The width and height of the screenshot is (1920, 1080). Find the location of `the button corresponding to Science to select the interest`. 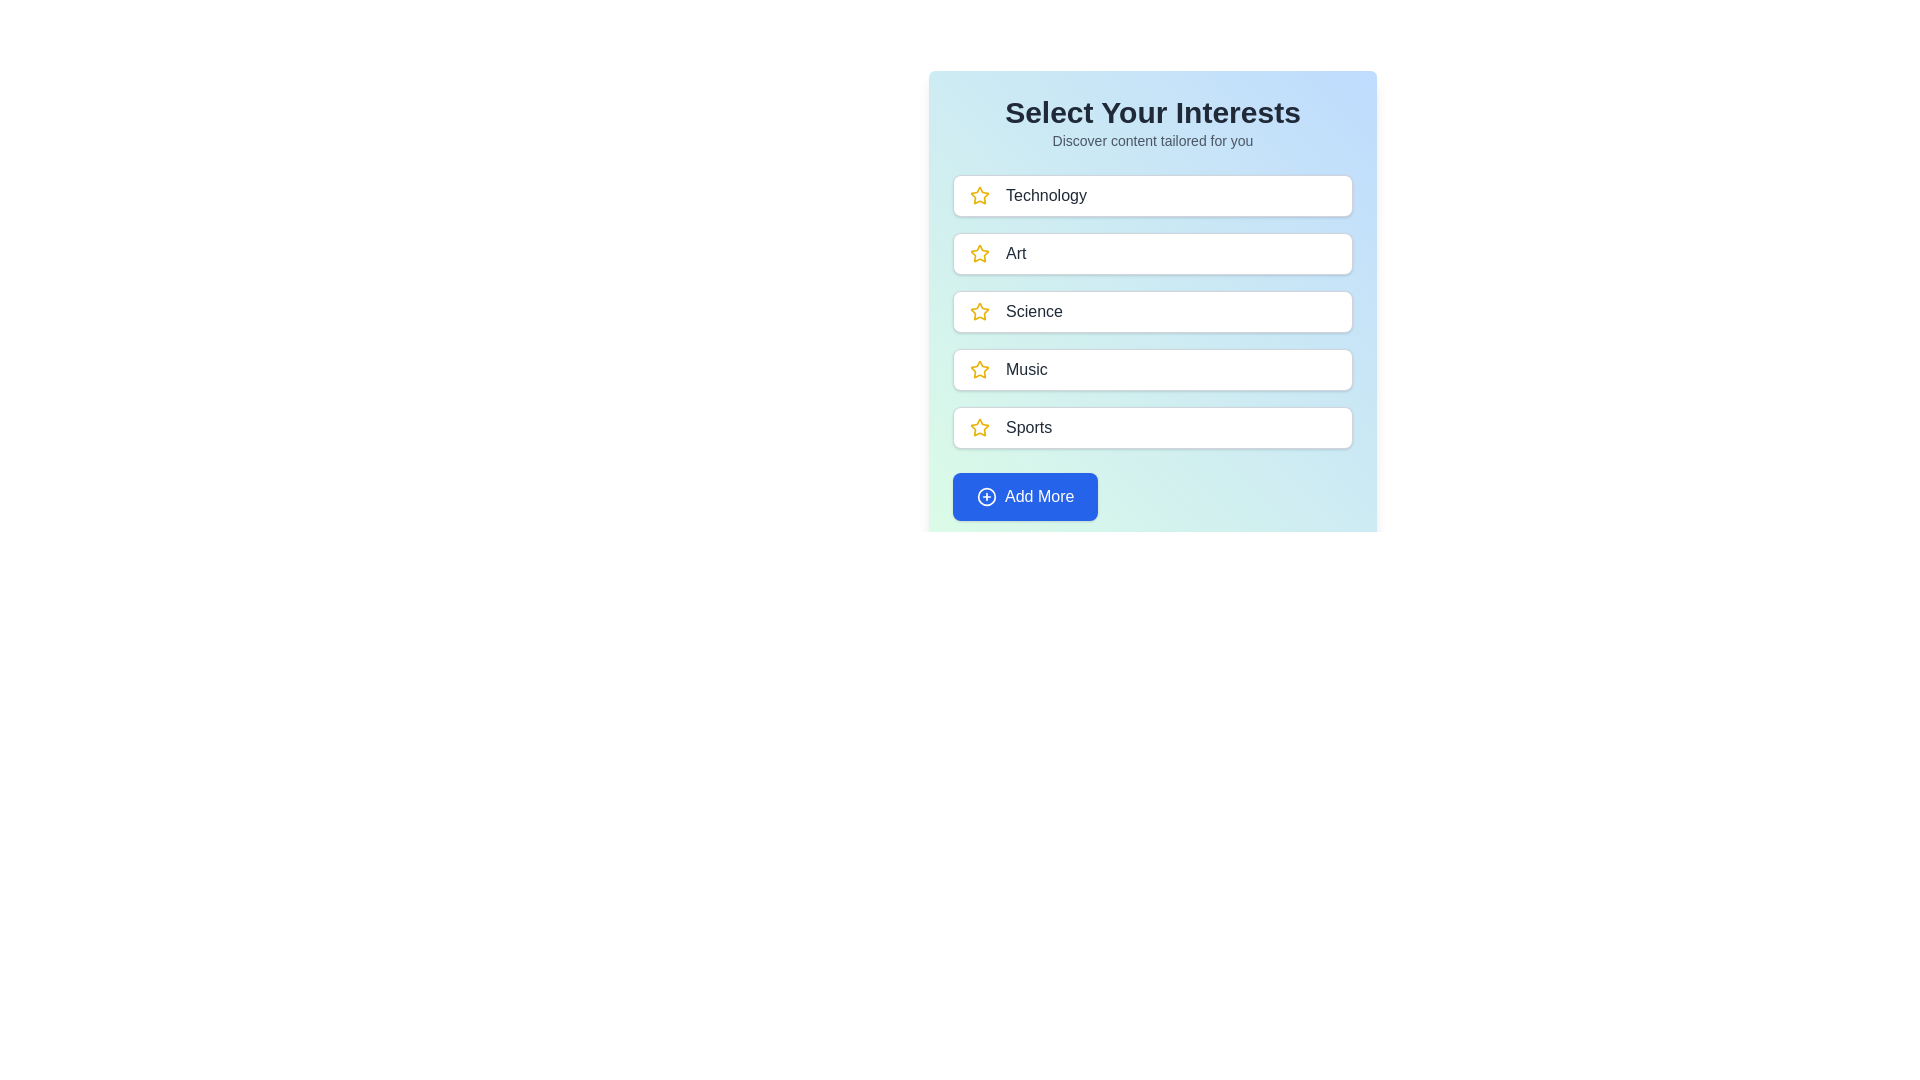

the button corresponding to Science to select the interest is located at coordinates (1152, 312).